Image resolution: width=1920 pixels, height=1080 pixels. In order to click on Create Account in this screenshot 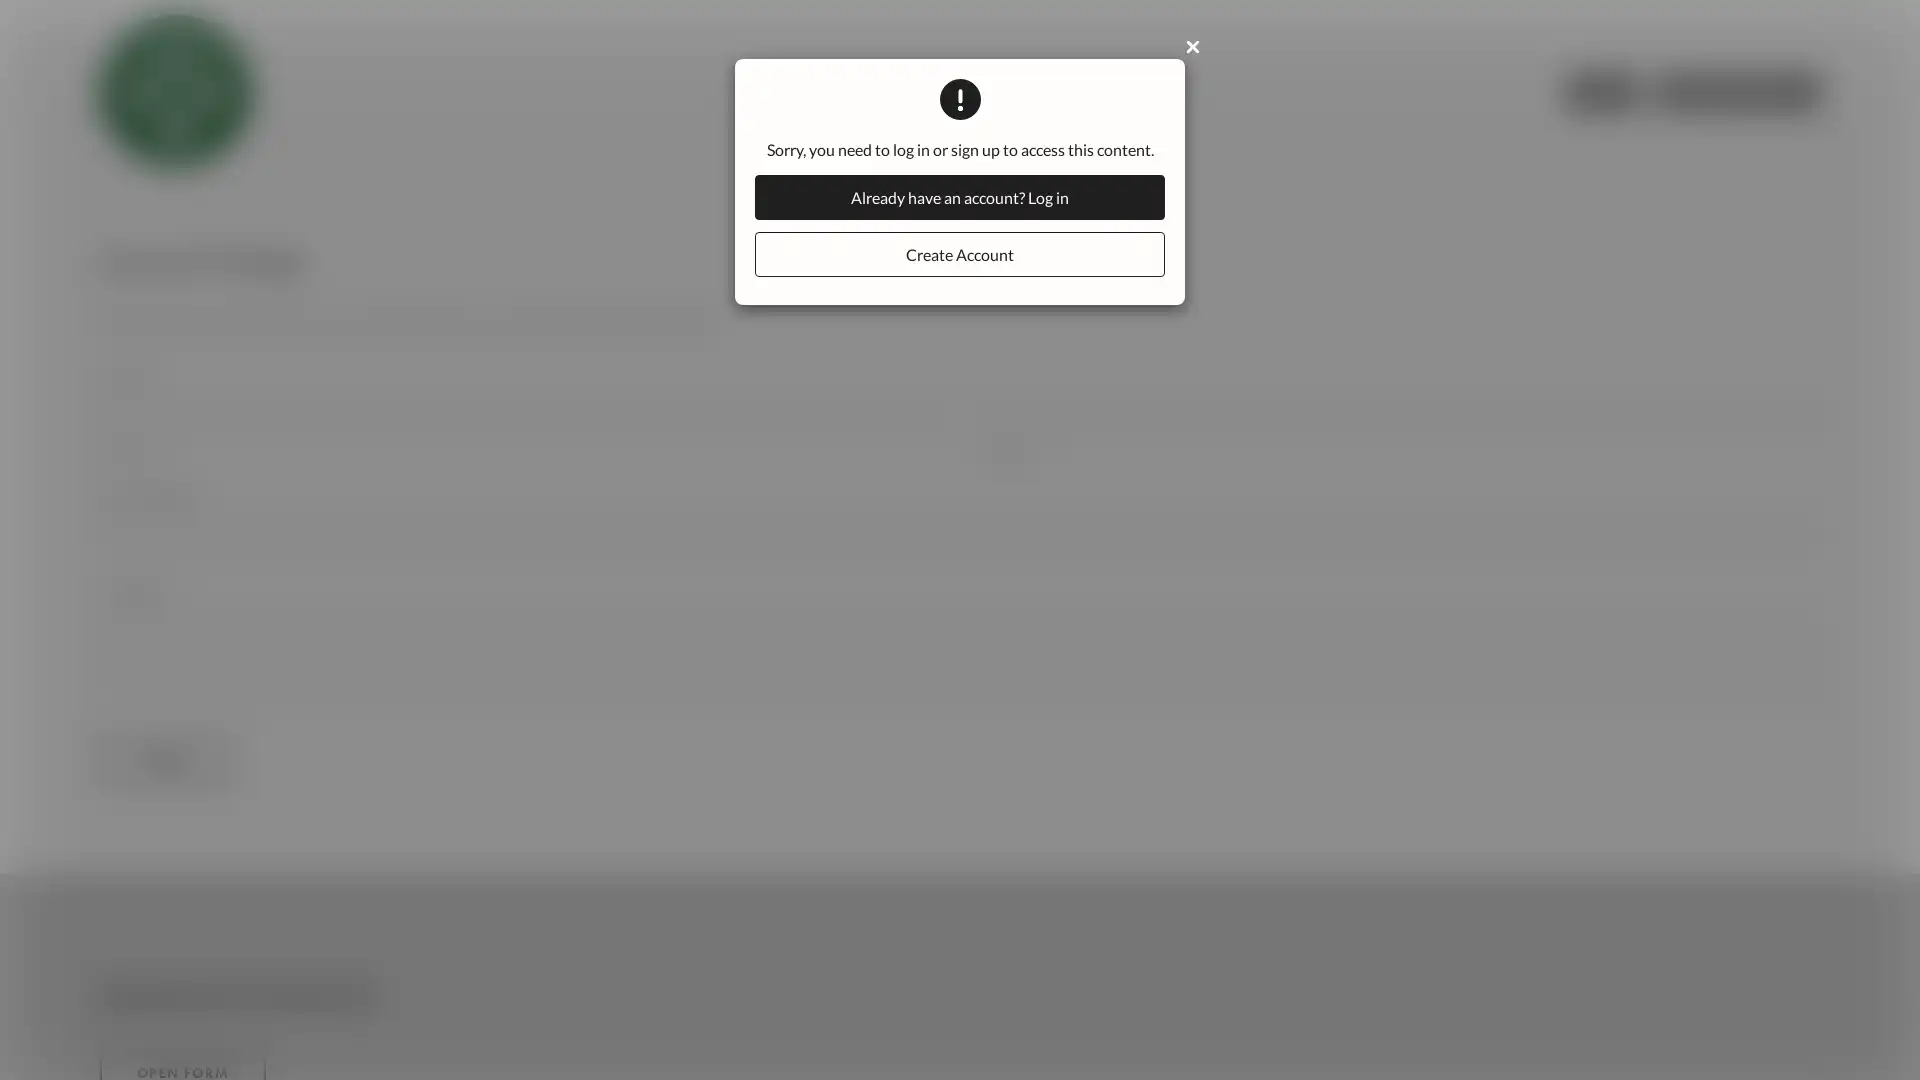, I will do `click(960, 253)`.